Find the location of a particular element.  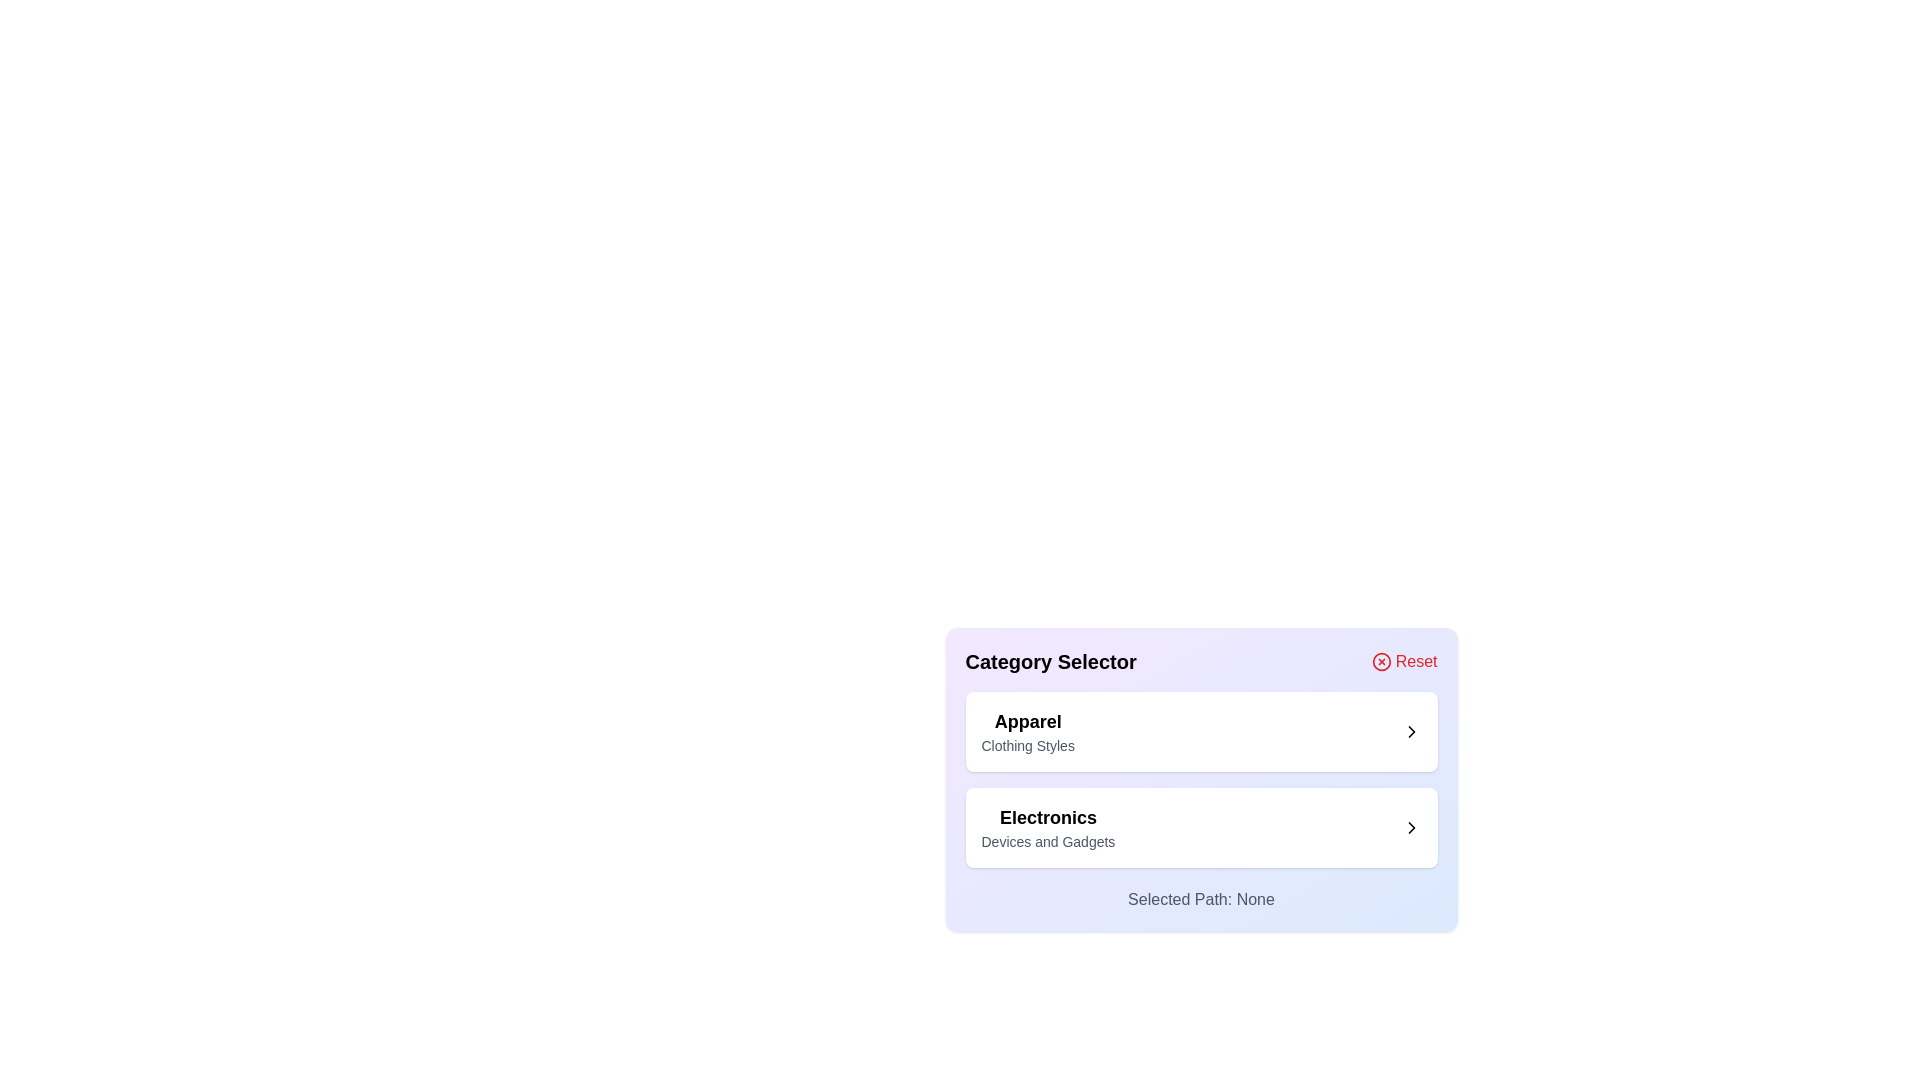

the 'Electronics' button-like interactive list item for keyboard navigation is located at coordinates (1200, 828).